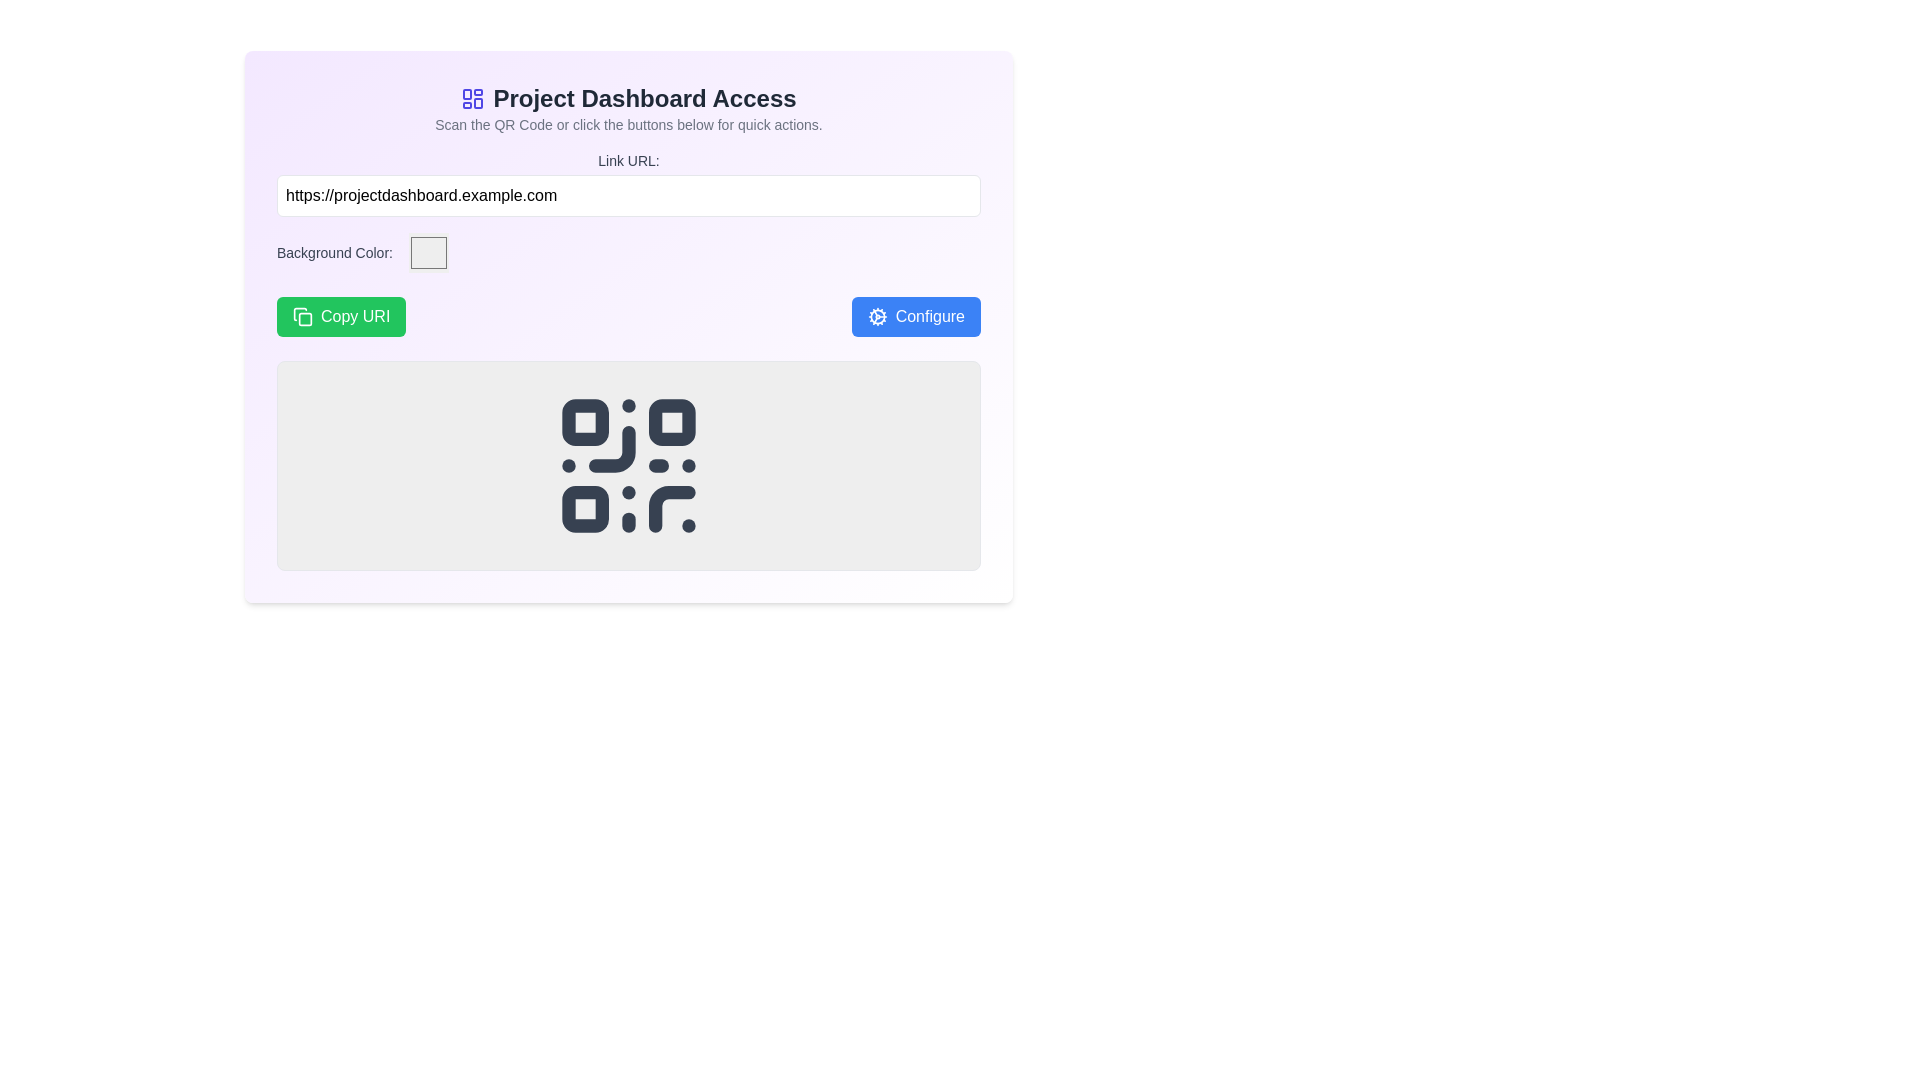 The width and height of the screenshot is (1920, 1080). I want to click on the color picker input labeled 'Background Color:', so click(627, 252).